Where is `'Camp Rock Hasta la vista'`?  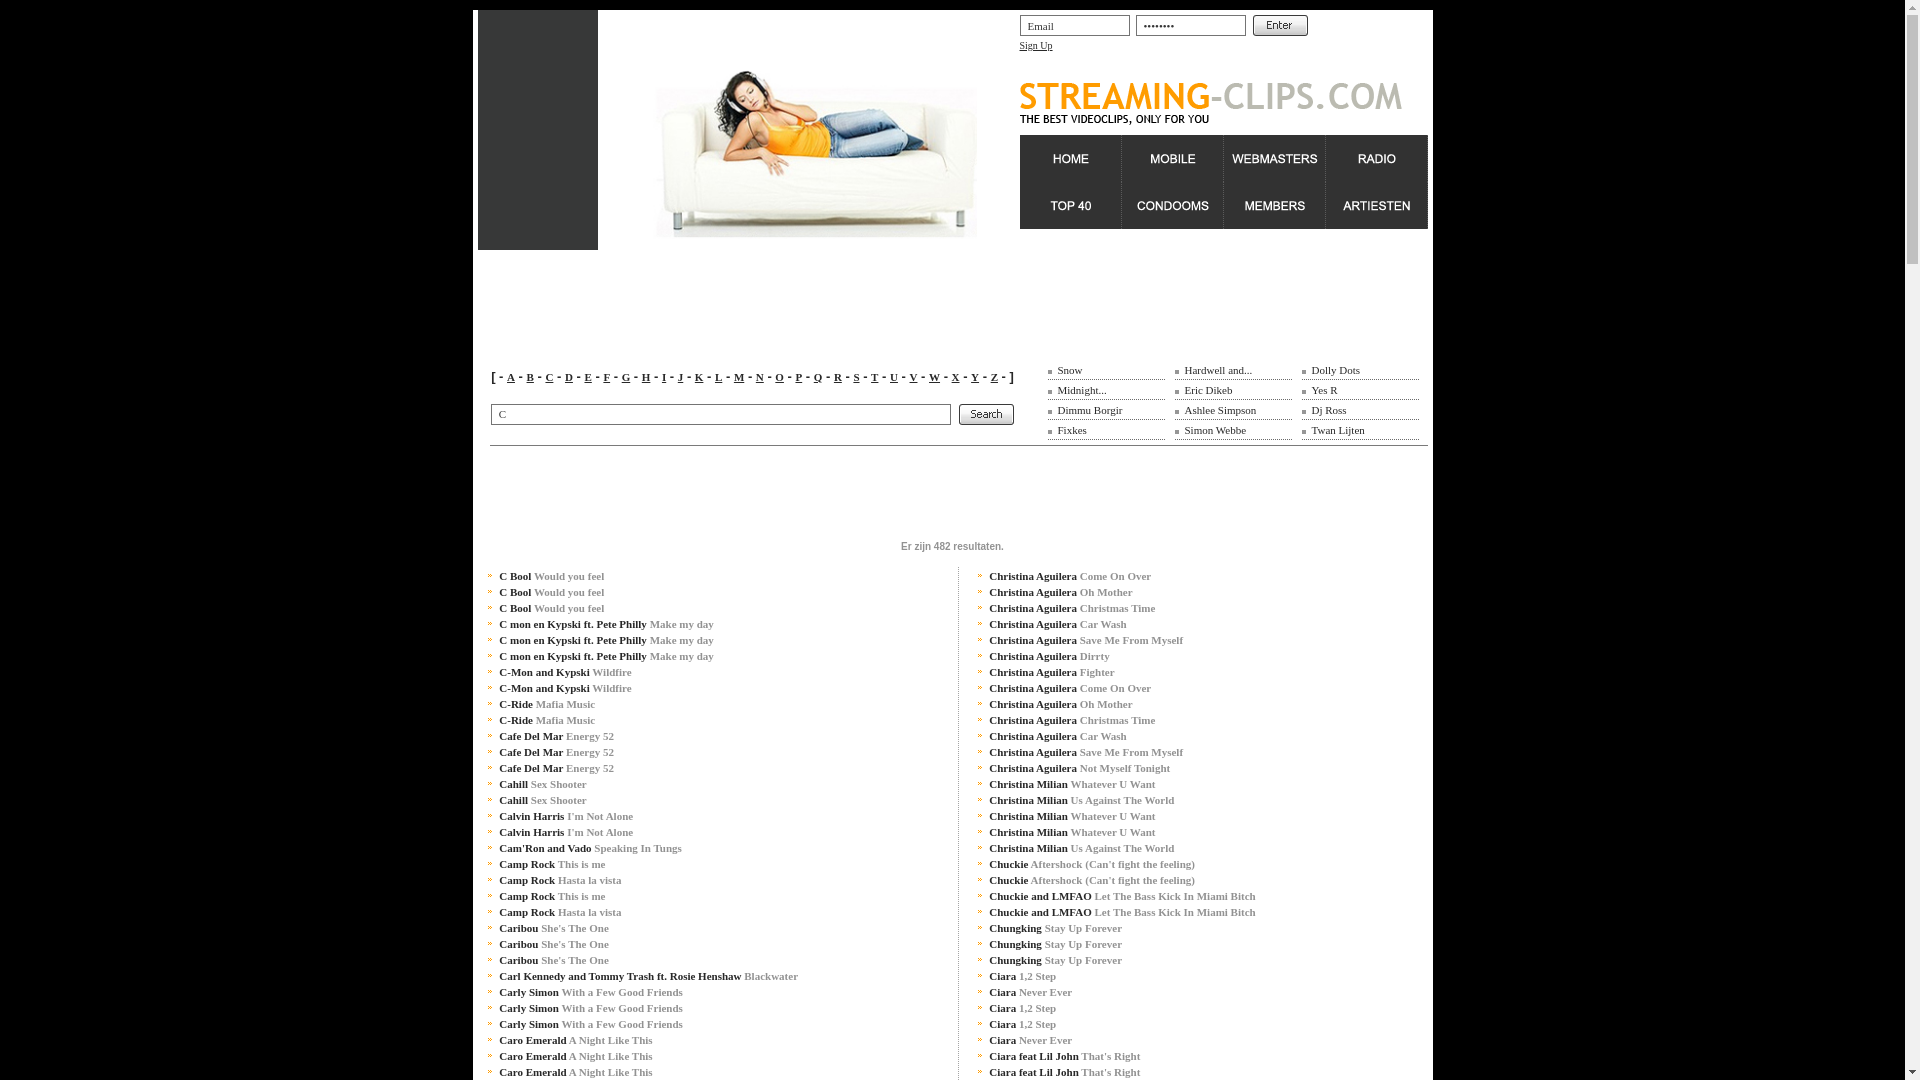
'Camp Rock Hasta la vista' is located at coordinates (560, 911).